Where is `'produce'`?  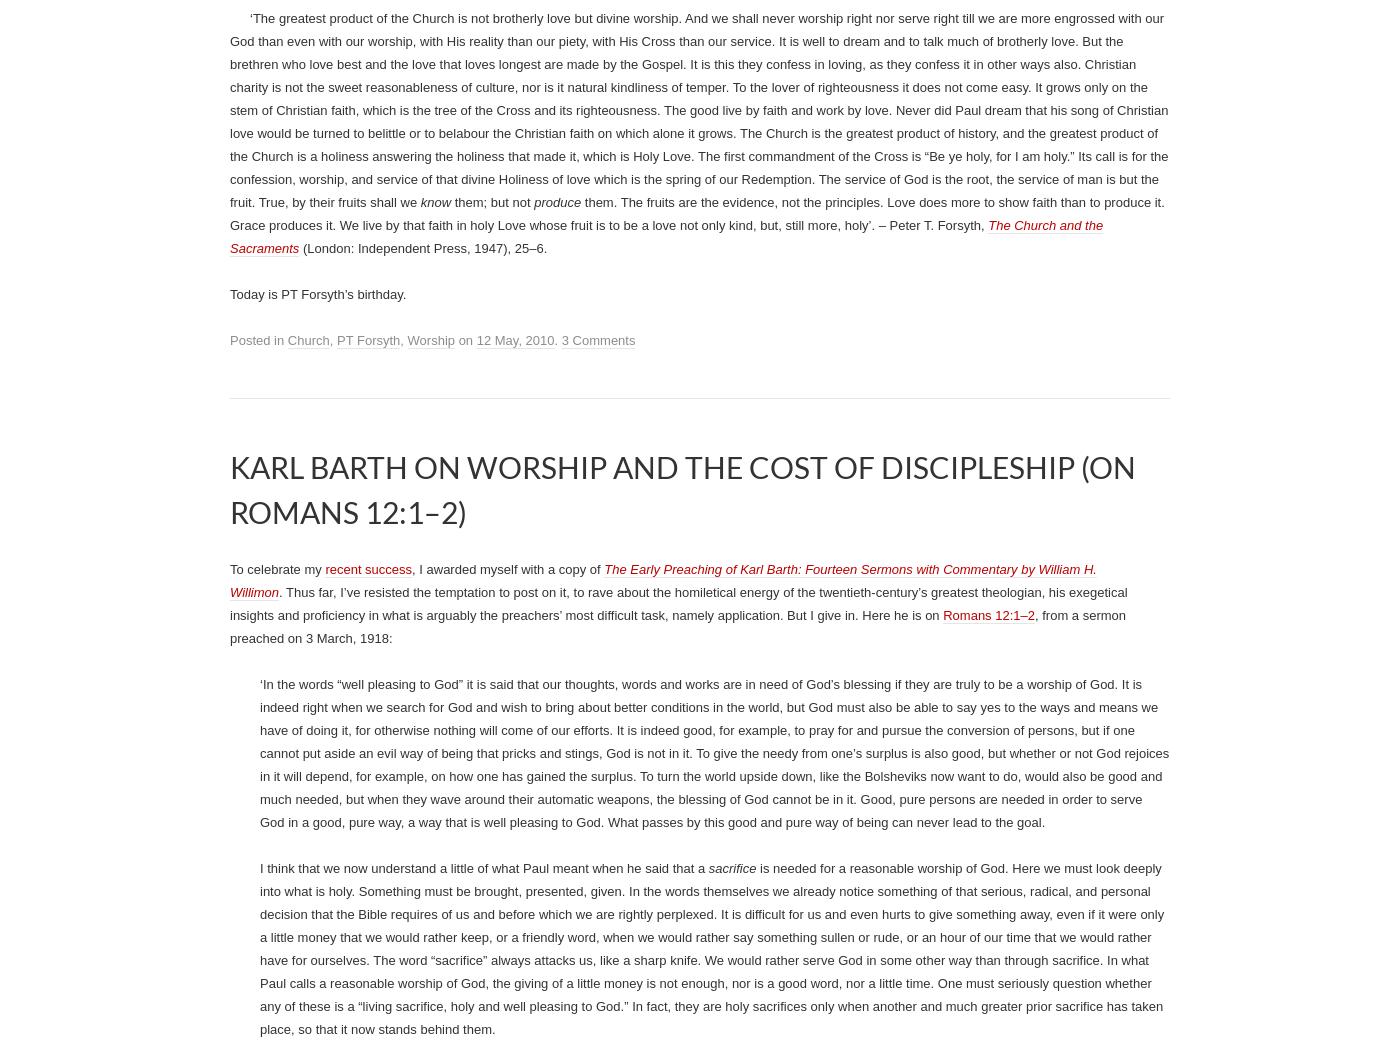
'produce' is located at coordinates (559, 969).